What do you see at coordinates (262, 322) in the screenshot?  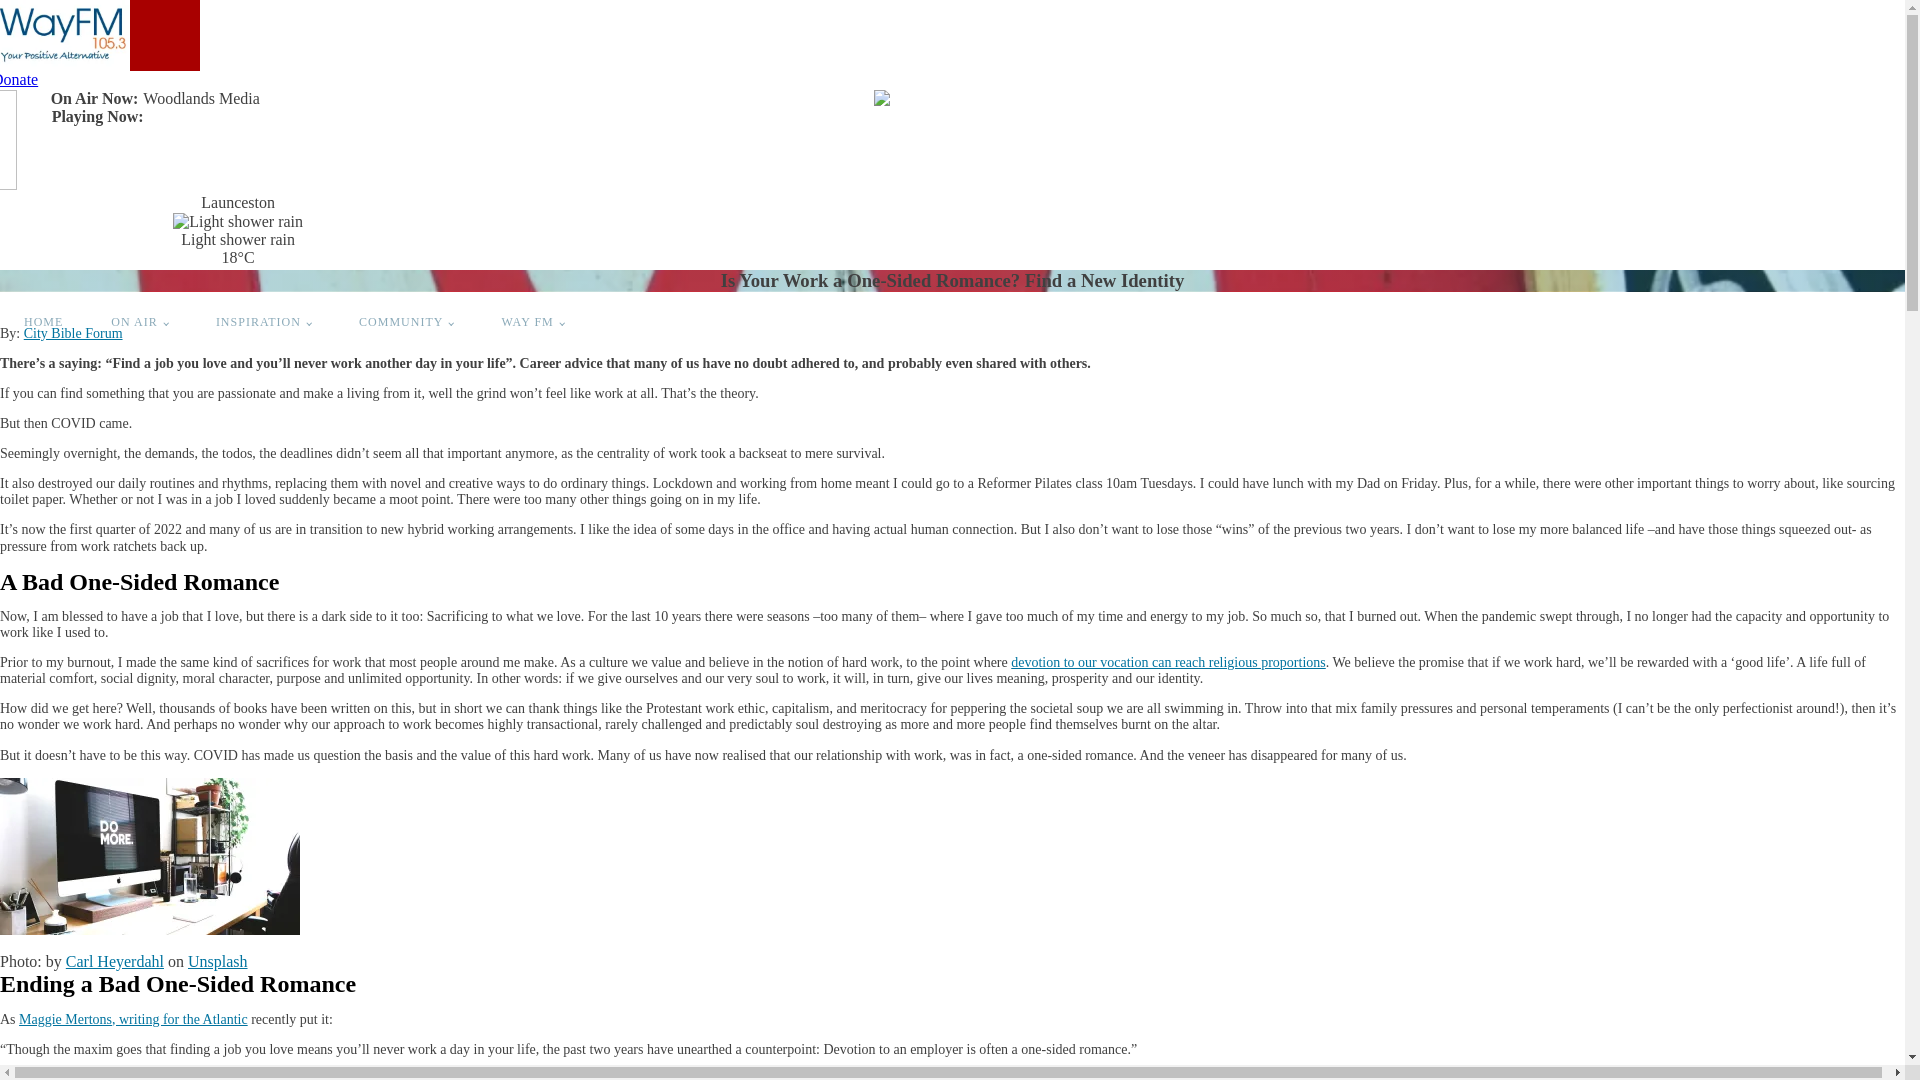 I see `'INSPIRATION'` at bounding box center [262, 322].